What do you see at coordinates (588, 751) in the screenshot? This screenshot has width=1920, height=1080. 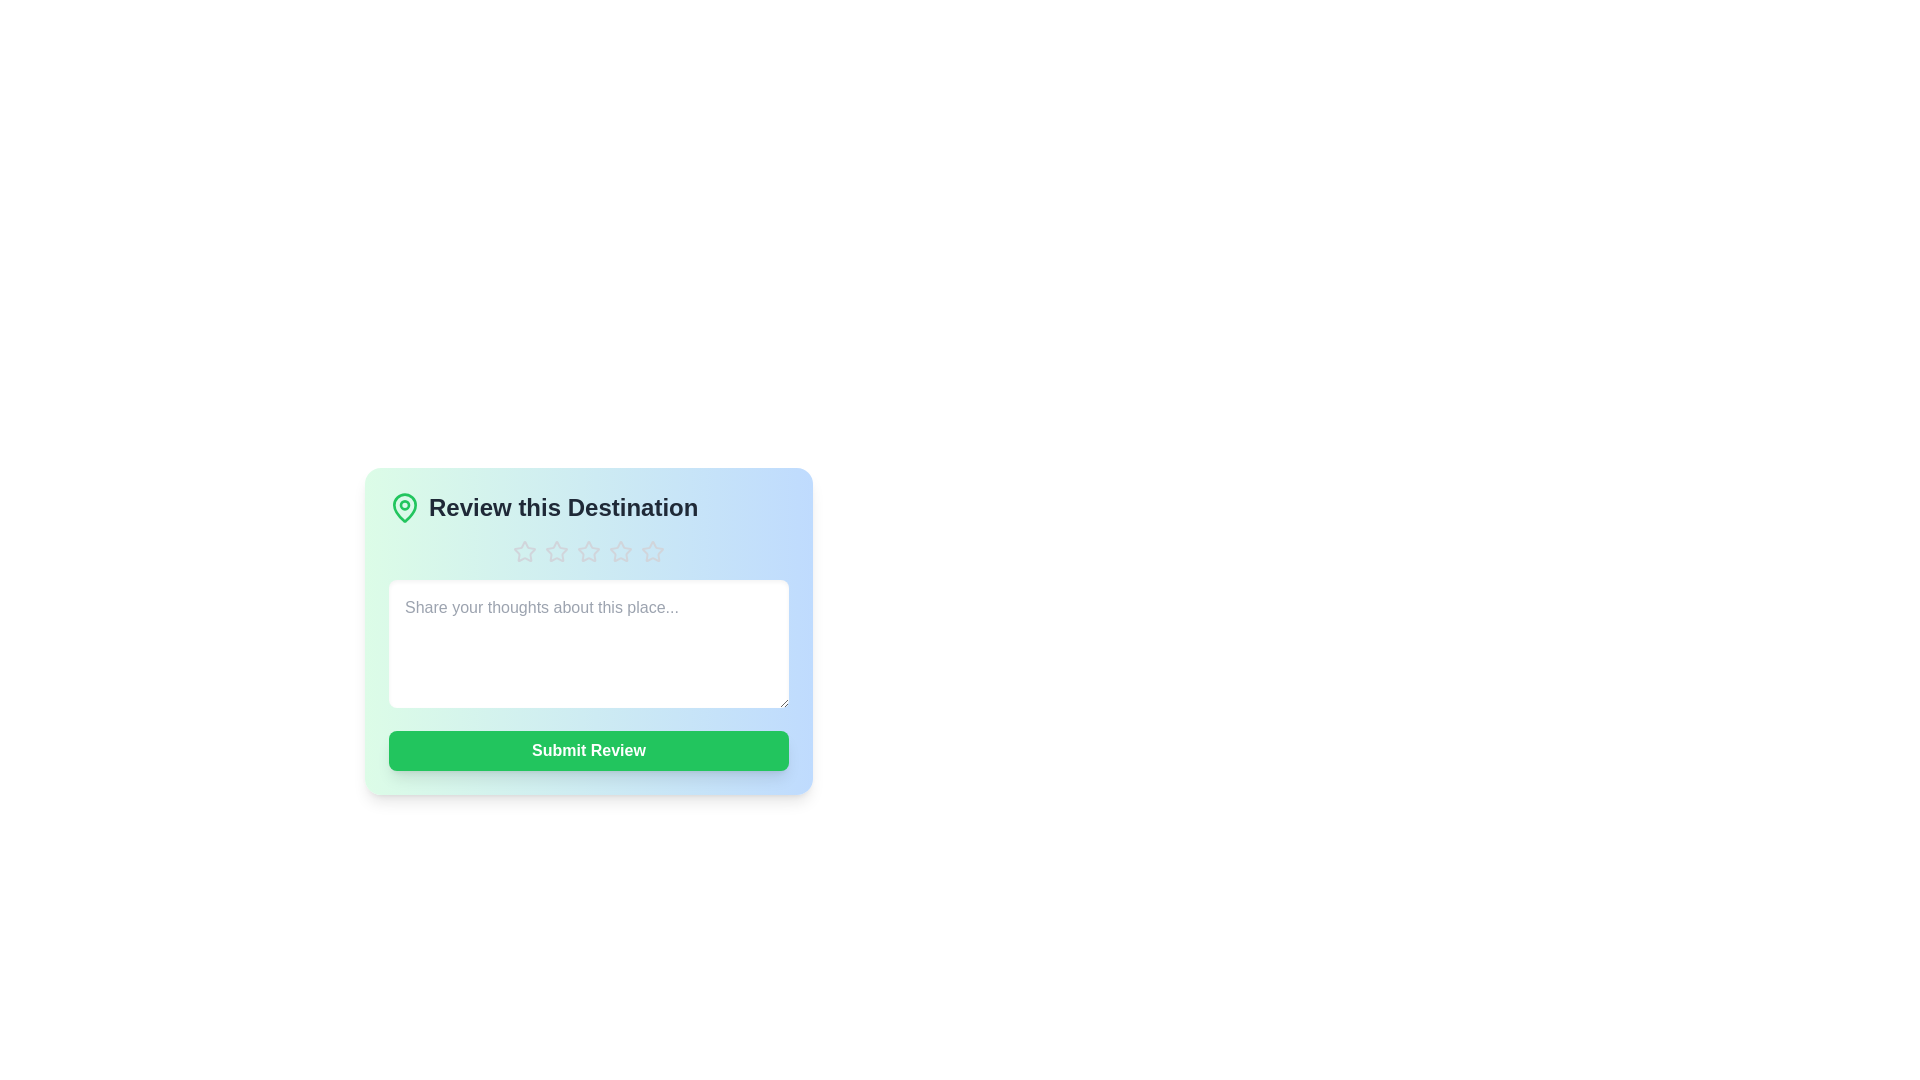 I see `'Submit Review' button` at bounding box center [588, 751].